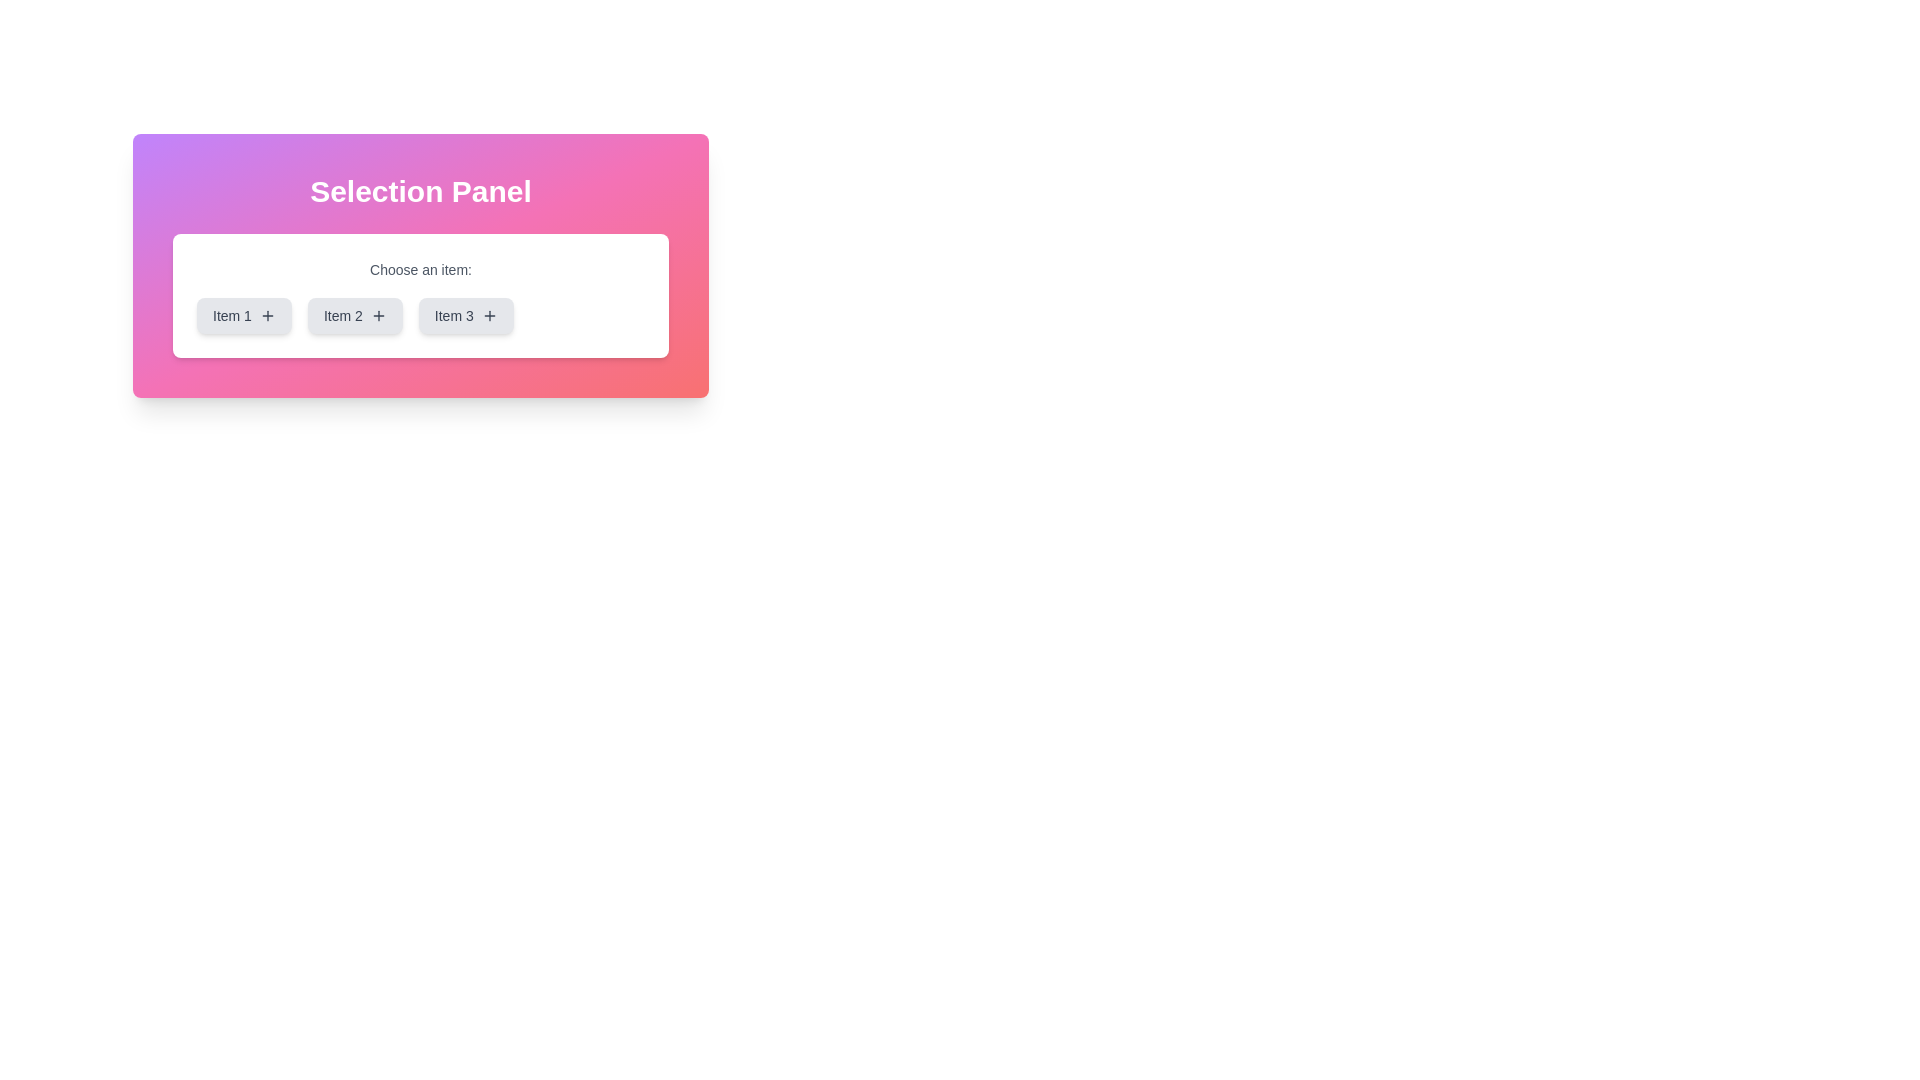  Describe the element at coordinates (243, 315) in the screenshot. I see `the 'Item 1' button, which is a rectangular button with rounded corners, light gray background, and contains the text 'Item 1' aligned to the left with a plus icon on the right` at that location.